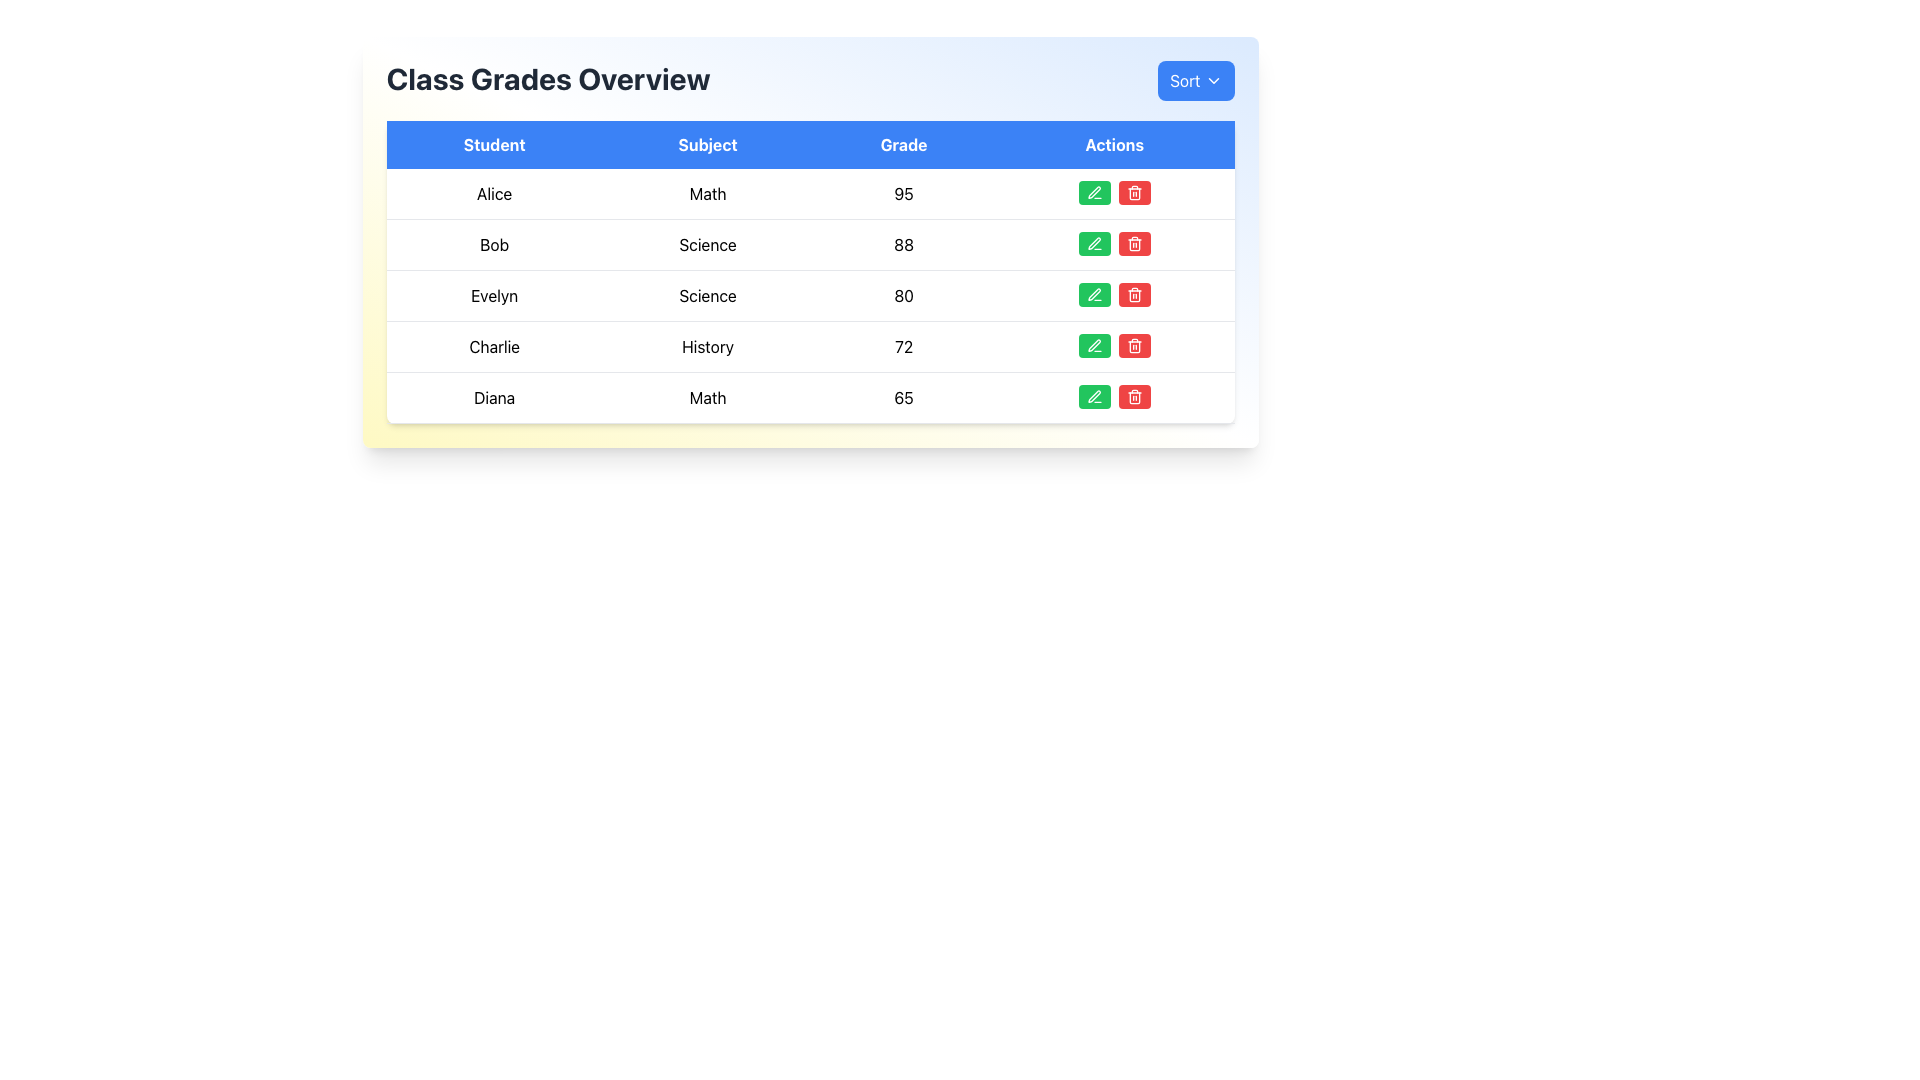  What do you see at coordinates (494, 346) in the screenshot?
I see `text from the Text Label displaying 'Charlie' located in the first column under 'Student', between 'Evelyn' and 'Diana'` at bounding box center [494, 346].